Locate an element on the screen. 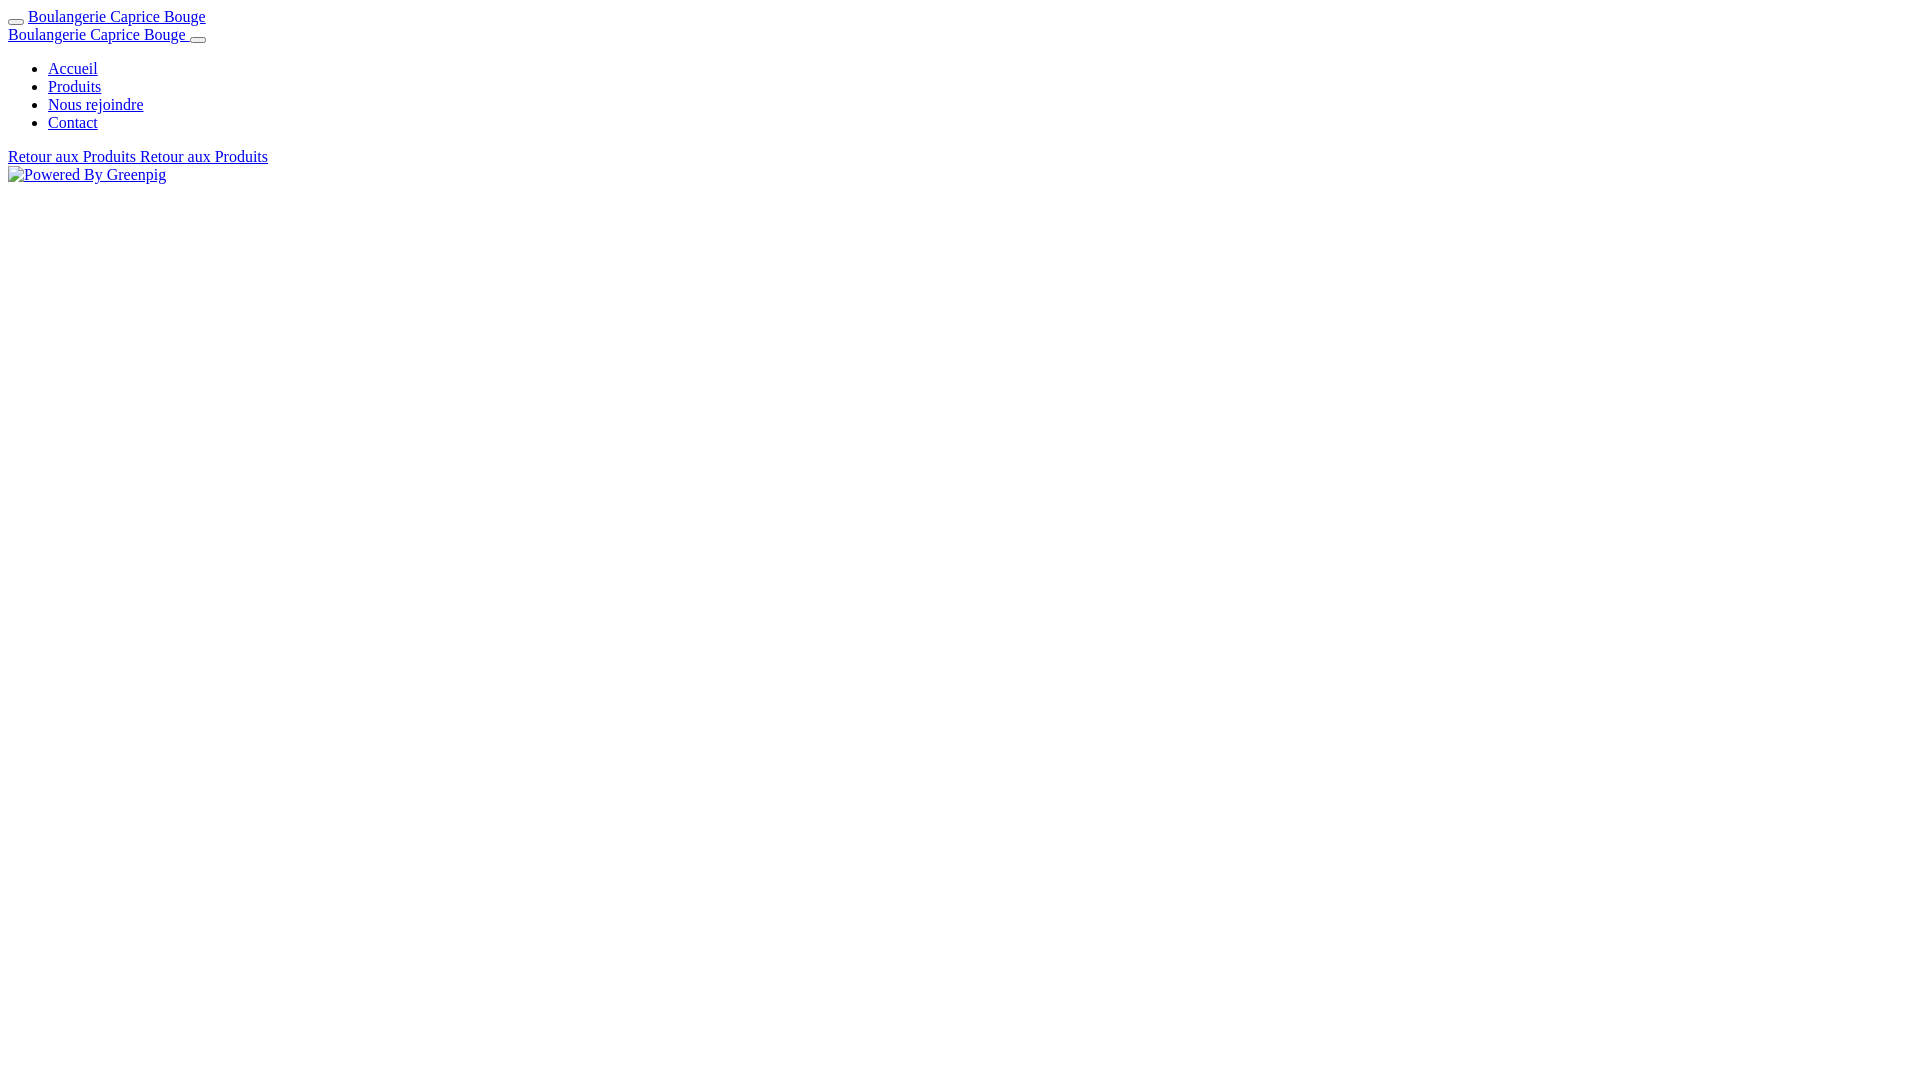  'Nous rejoindre' is located at coordinates (95, 104).